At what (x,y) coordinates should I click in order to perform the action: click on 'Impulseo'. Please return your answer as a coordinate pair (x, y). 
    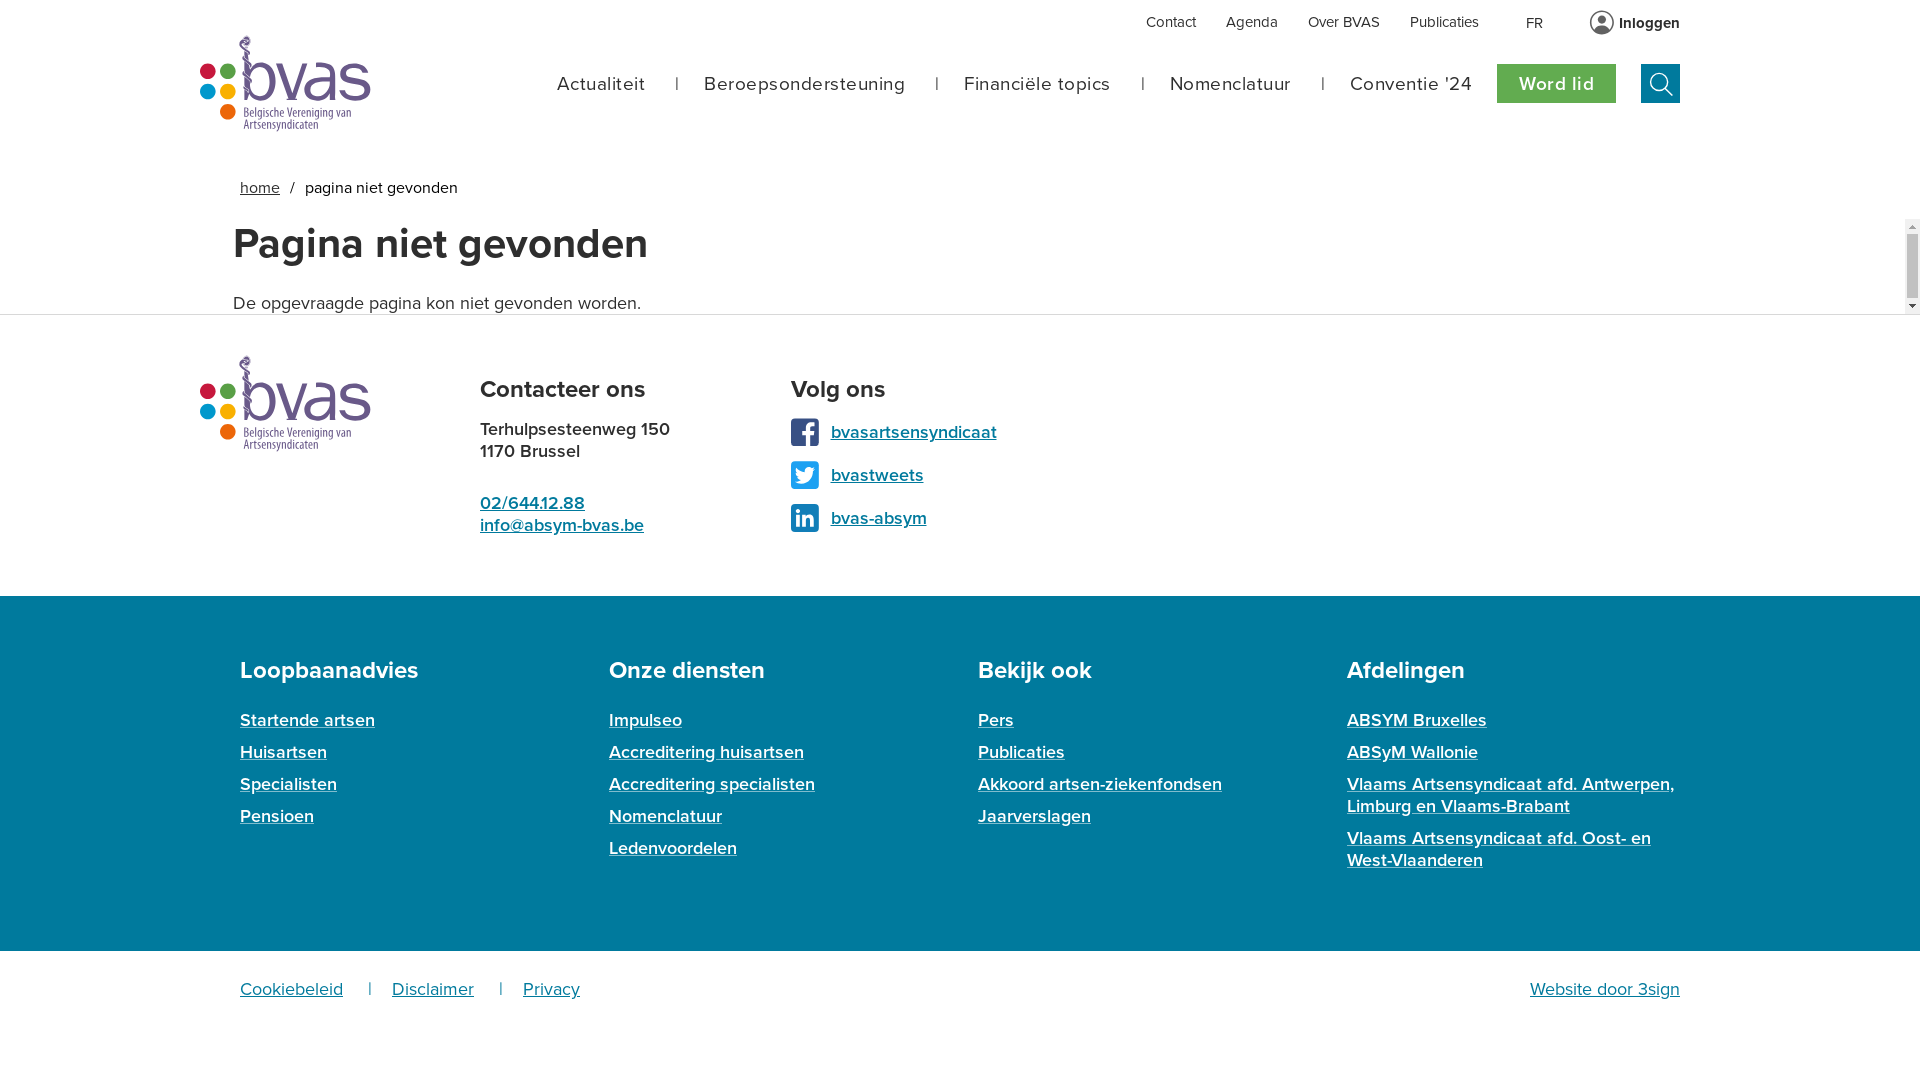
    Looking at the image, I should click on (608, 720).